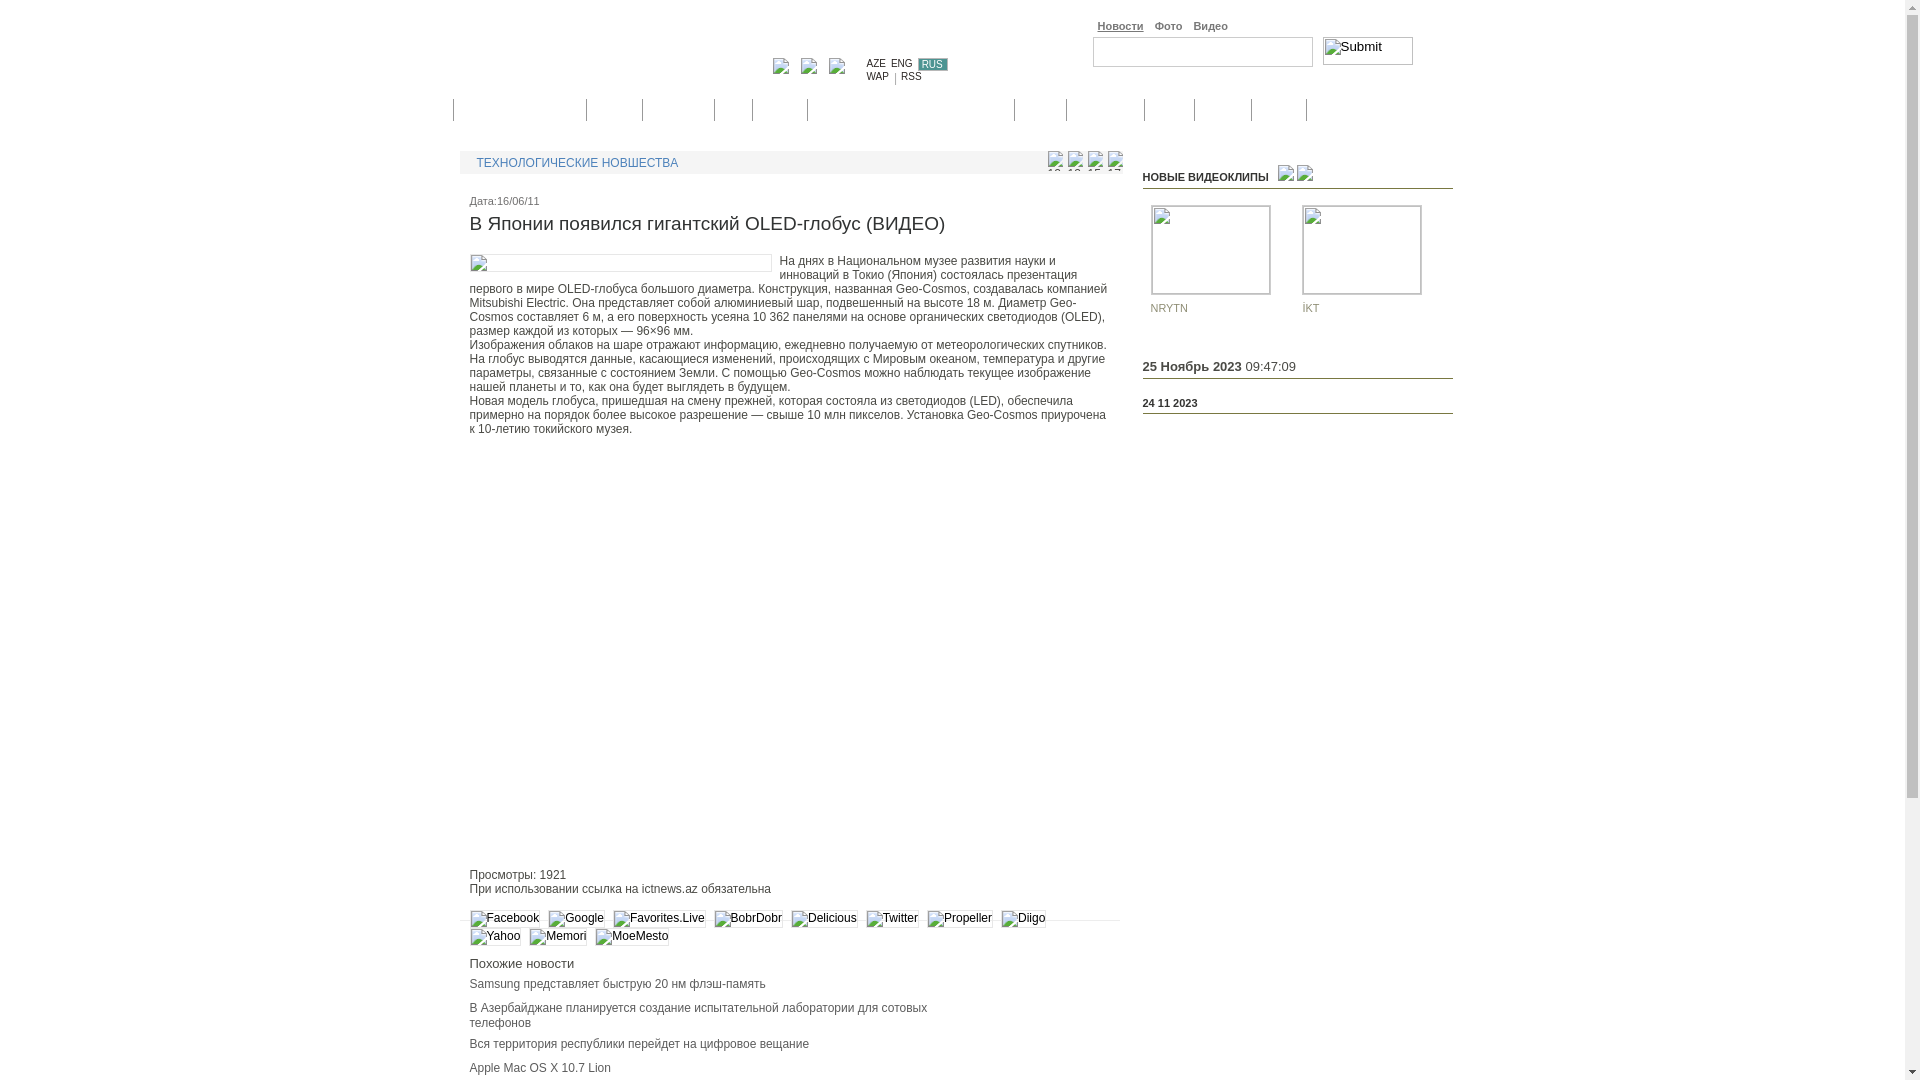 The width and height of the screenshot is (1920, 1080). Describe the element at coordinates (901, 62) in the screenshot. I see `'ENG'` at that location.